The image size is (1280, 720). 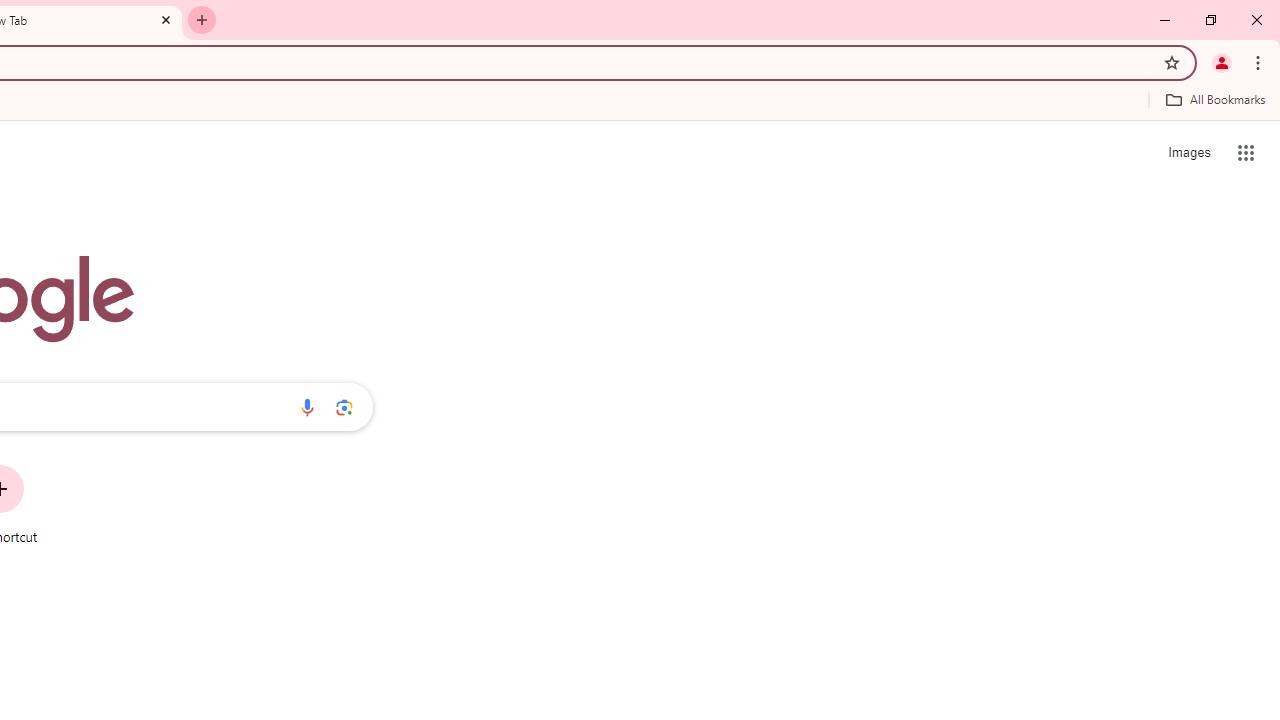 What do you see at coordinates (306, 406) in the screenshot?
I see `'Search by voice'` at bounding box center [306, 406].